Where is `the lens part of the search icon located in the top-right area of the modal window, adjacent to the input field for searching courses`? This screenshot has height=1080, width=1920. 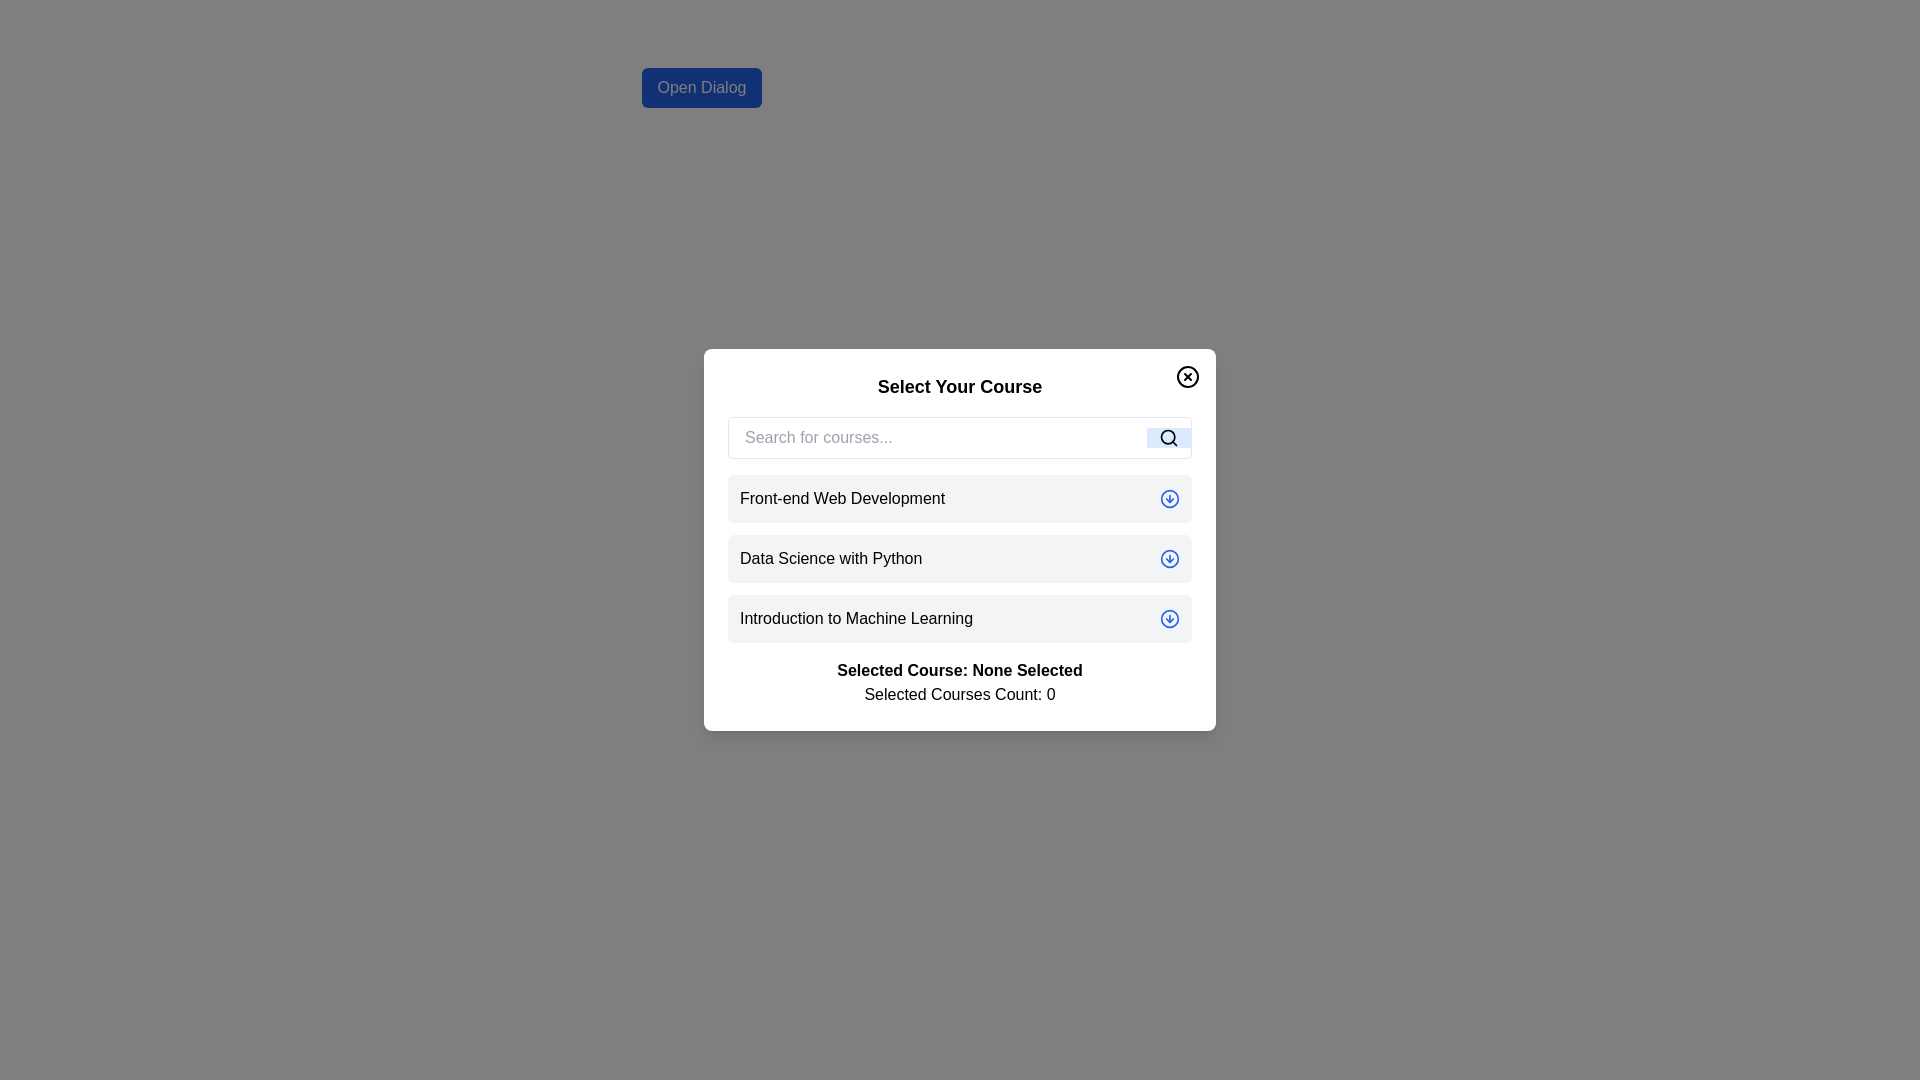
the lens part of the search icon located in the top-right area of the modal window, adjacent to the input field for searching courses is located at coordinates (1168, 436).